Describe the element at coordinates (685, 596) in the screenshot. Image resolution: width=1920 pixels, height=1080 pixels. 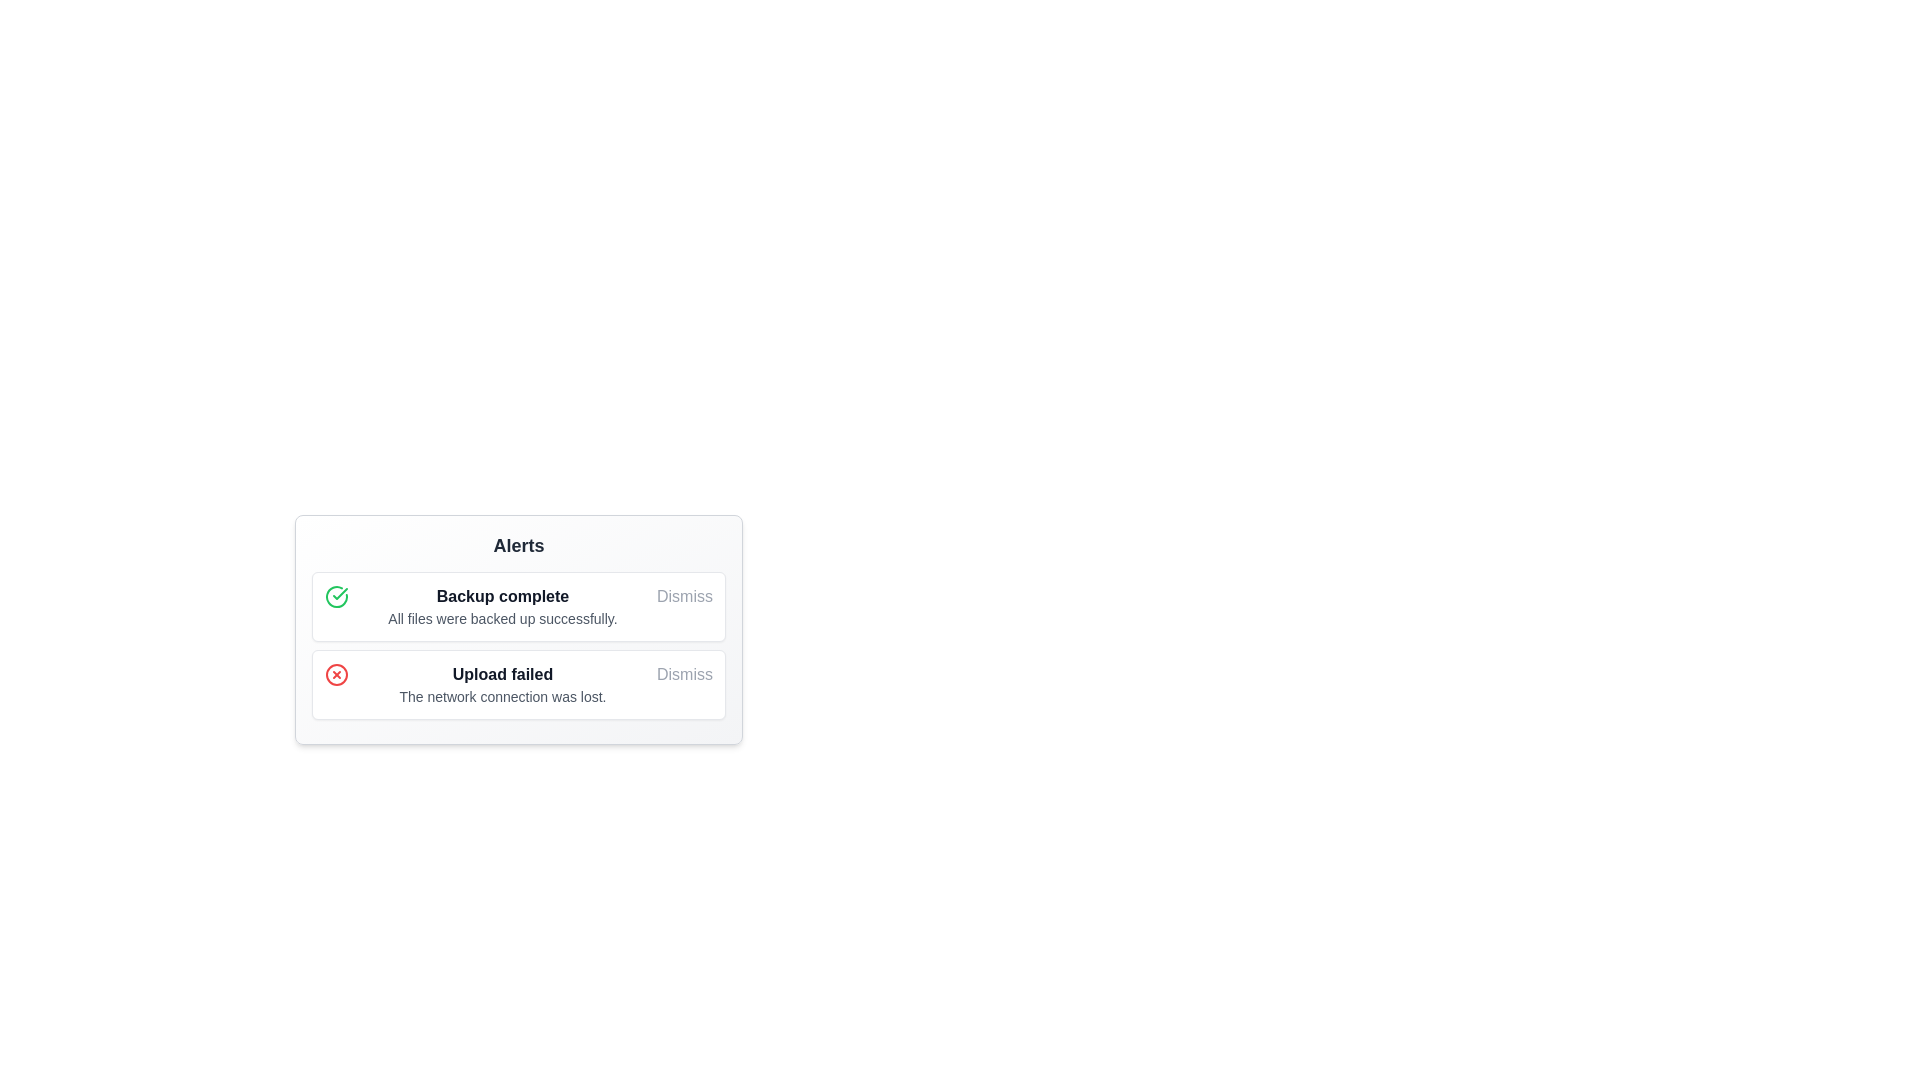
I see `the 'Dismiss' button, which is styled in gray and changes to red on hover, located to the right of the 'Backup complete' notification card` at that location.